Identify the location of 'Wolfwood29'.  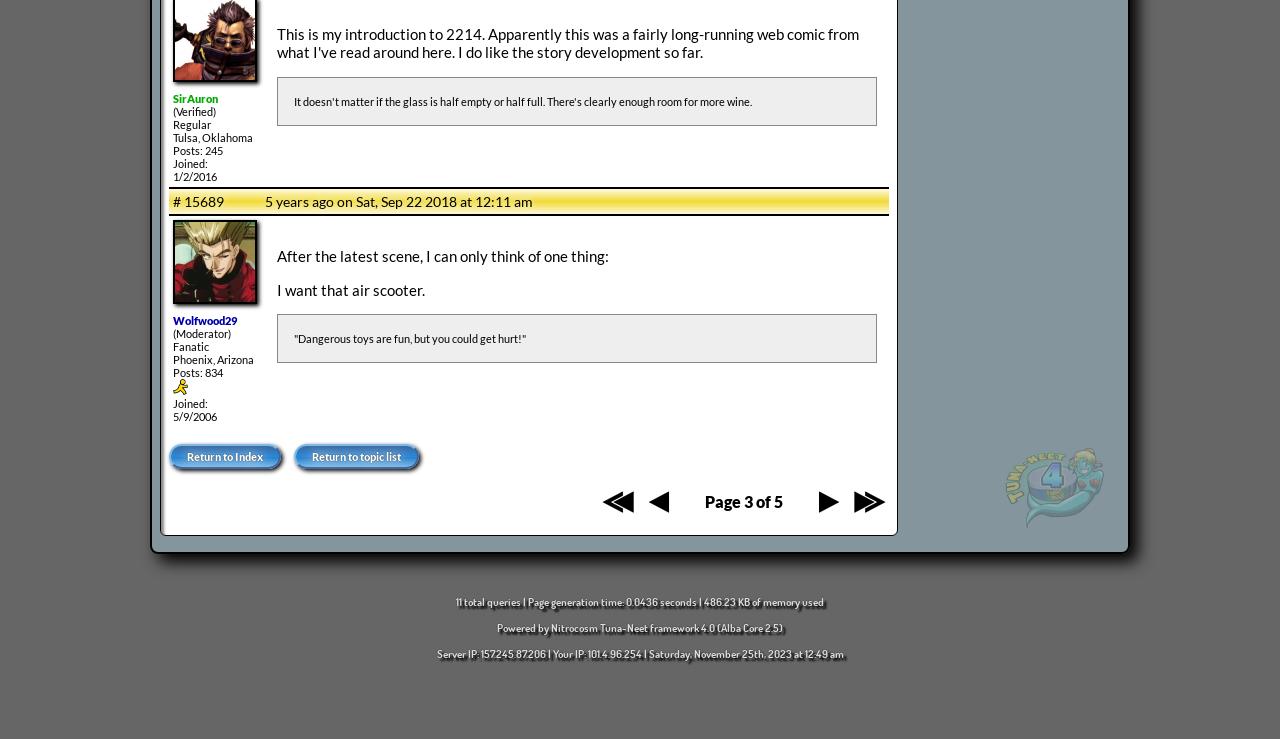
(205, 320).